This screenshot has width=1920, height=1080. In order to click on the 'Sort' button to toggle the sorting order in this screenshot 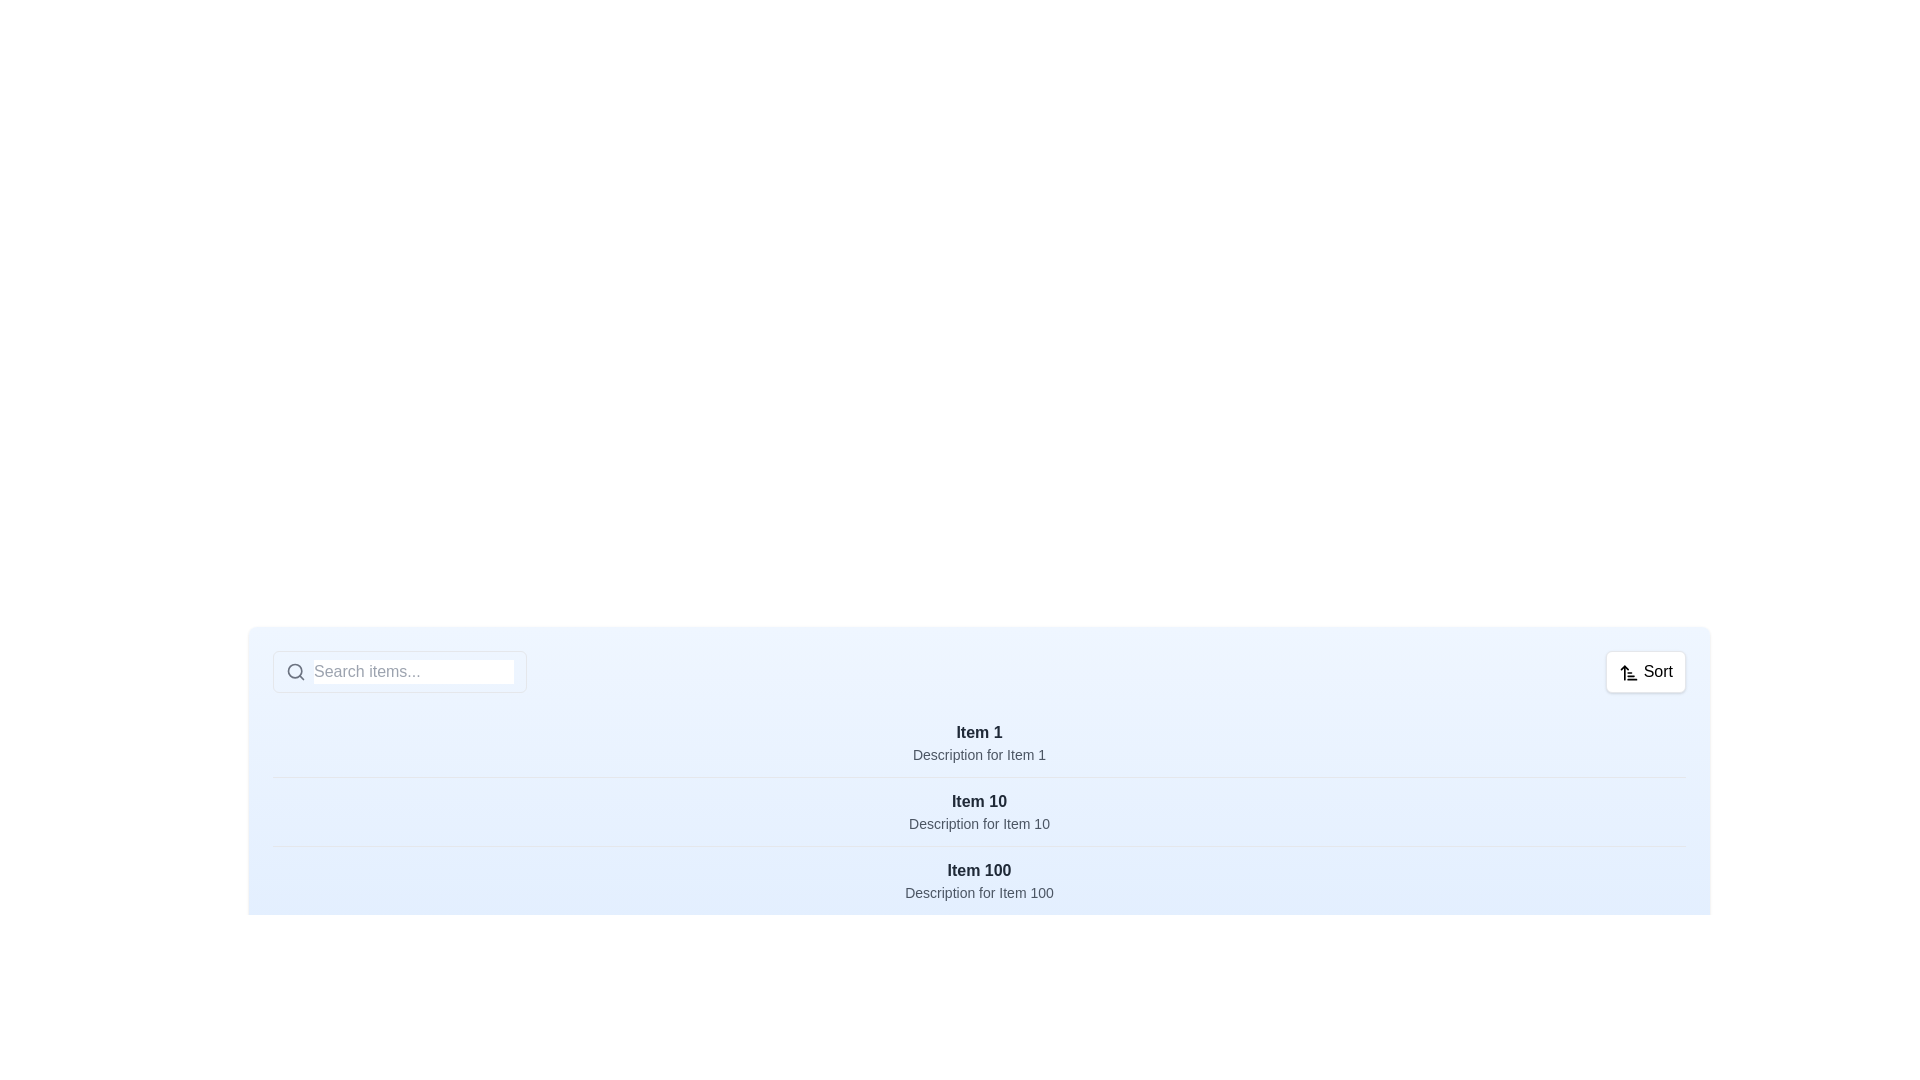, I will do `click(1646, 671)`.